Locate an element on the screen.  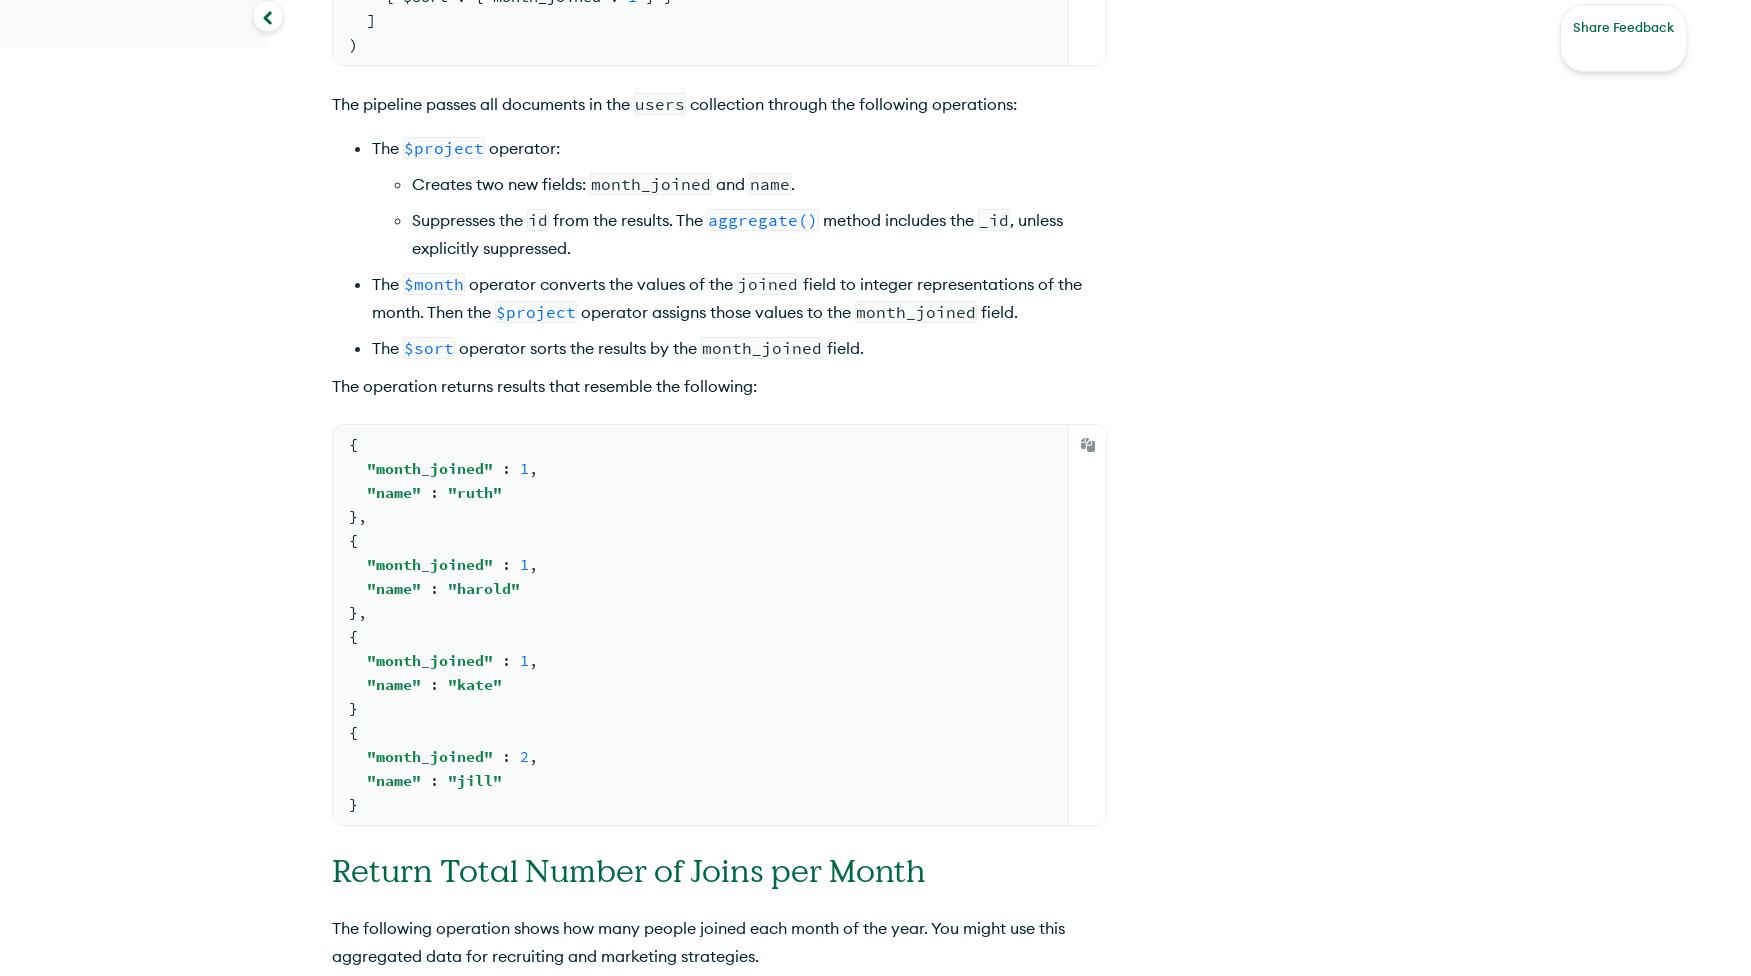
'"ruth"' is located at coordinates (474, 492).